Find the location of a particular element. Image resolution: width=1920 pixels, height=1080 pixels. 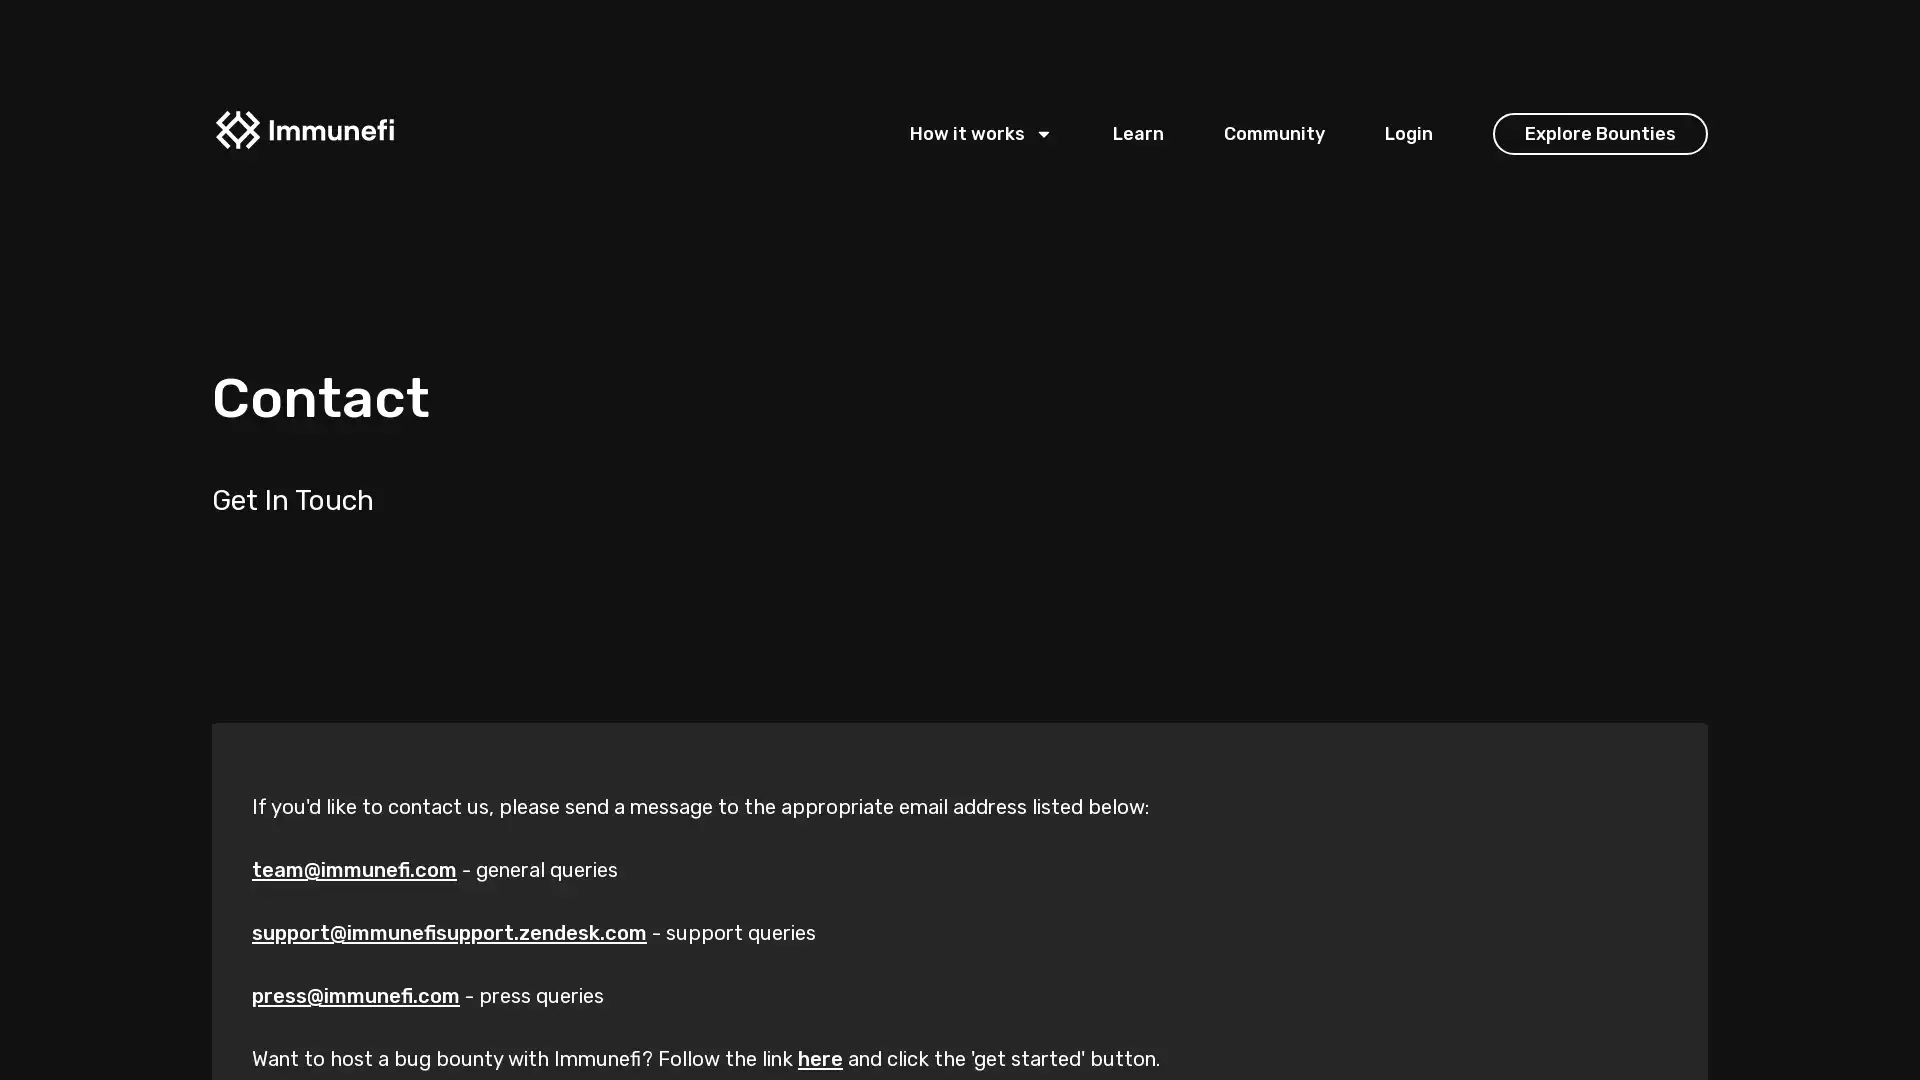

How it works is located at coordinates (981, 133).